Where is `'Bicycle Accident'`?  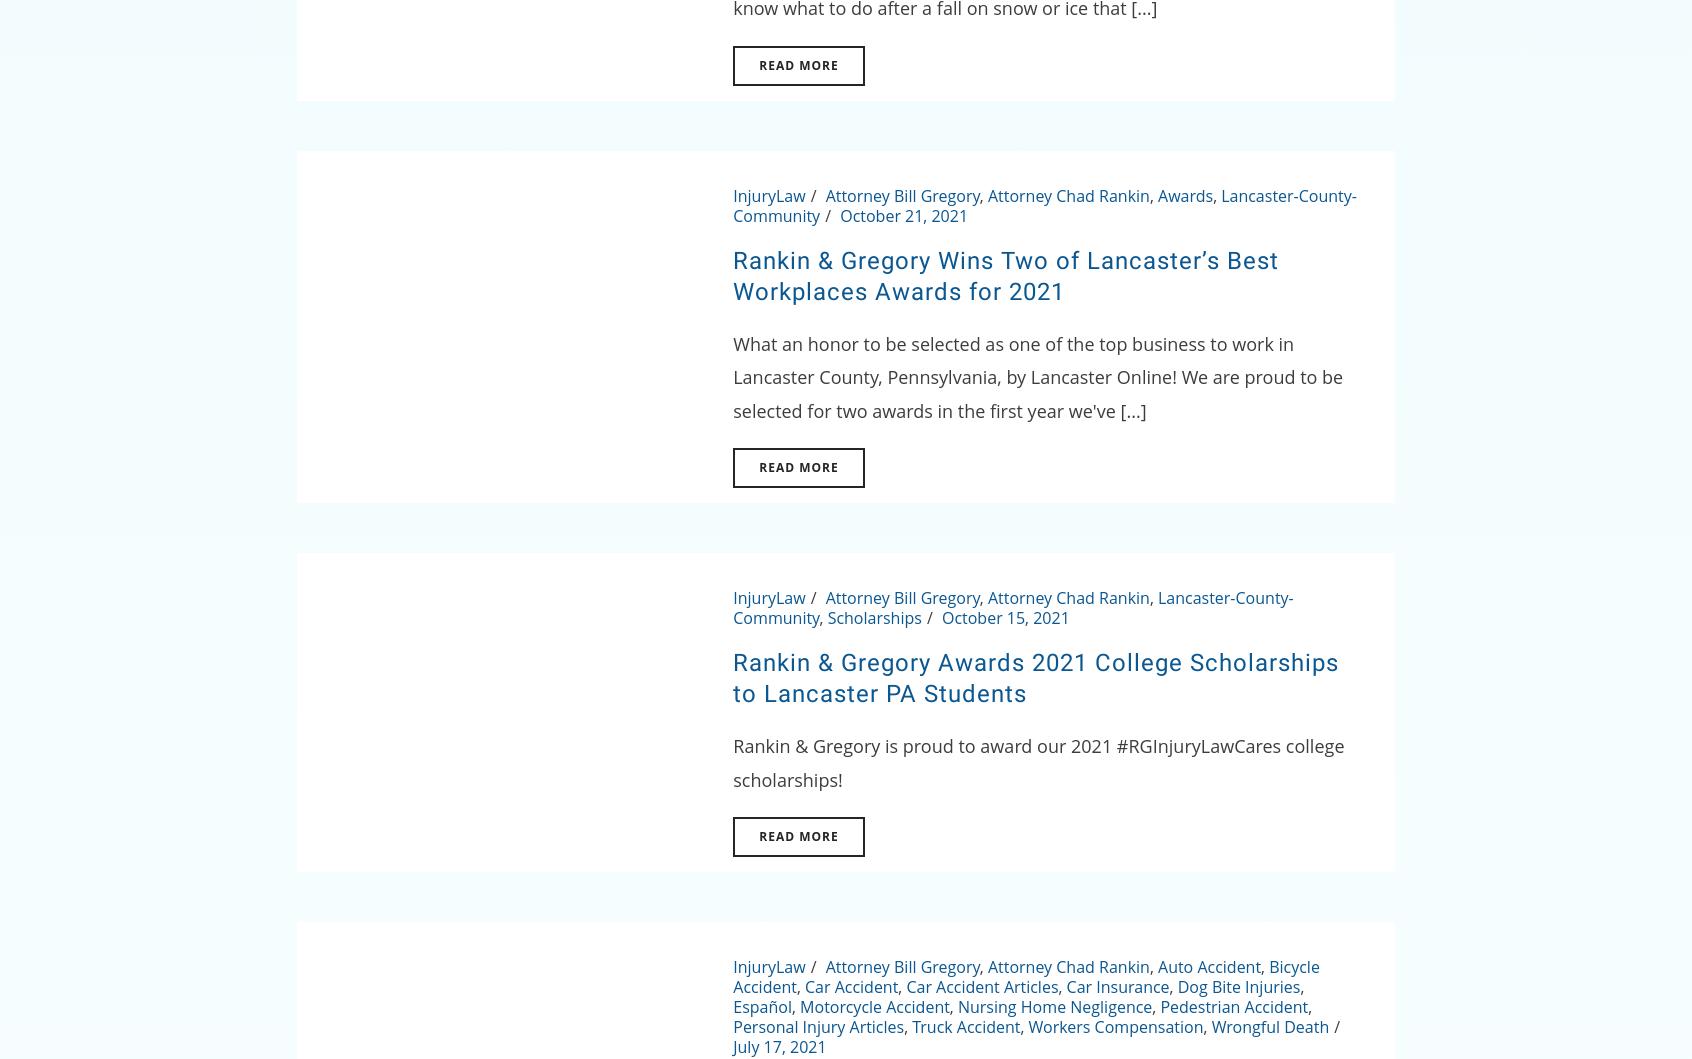 'Bicycle Accident' is located at coordinates (1025, 974).